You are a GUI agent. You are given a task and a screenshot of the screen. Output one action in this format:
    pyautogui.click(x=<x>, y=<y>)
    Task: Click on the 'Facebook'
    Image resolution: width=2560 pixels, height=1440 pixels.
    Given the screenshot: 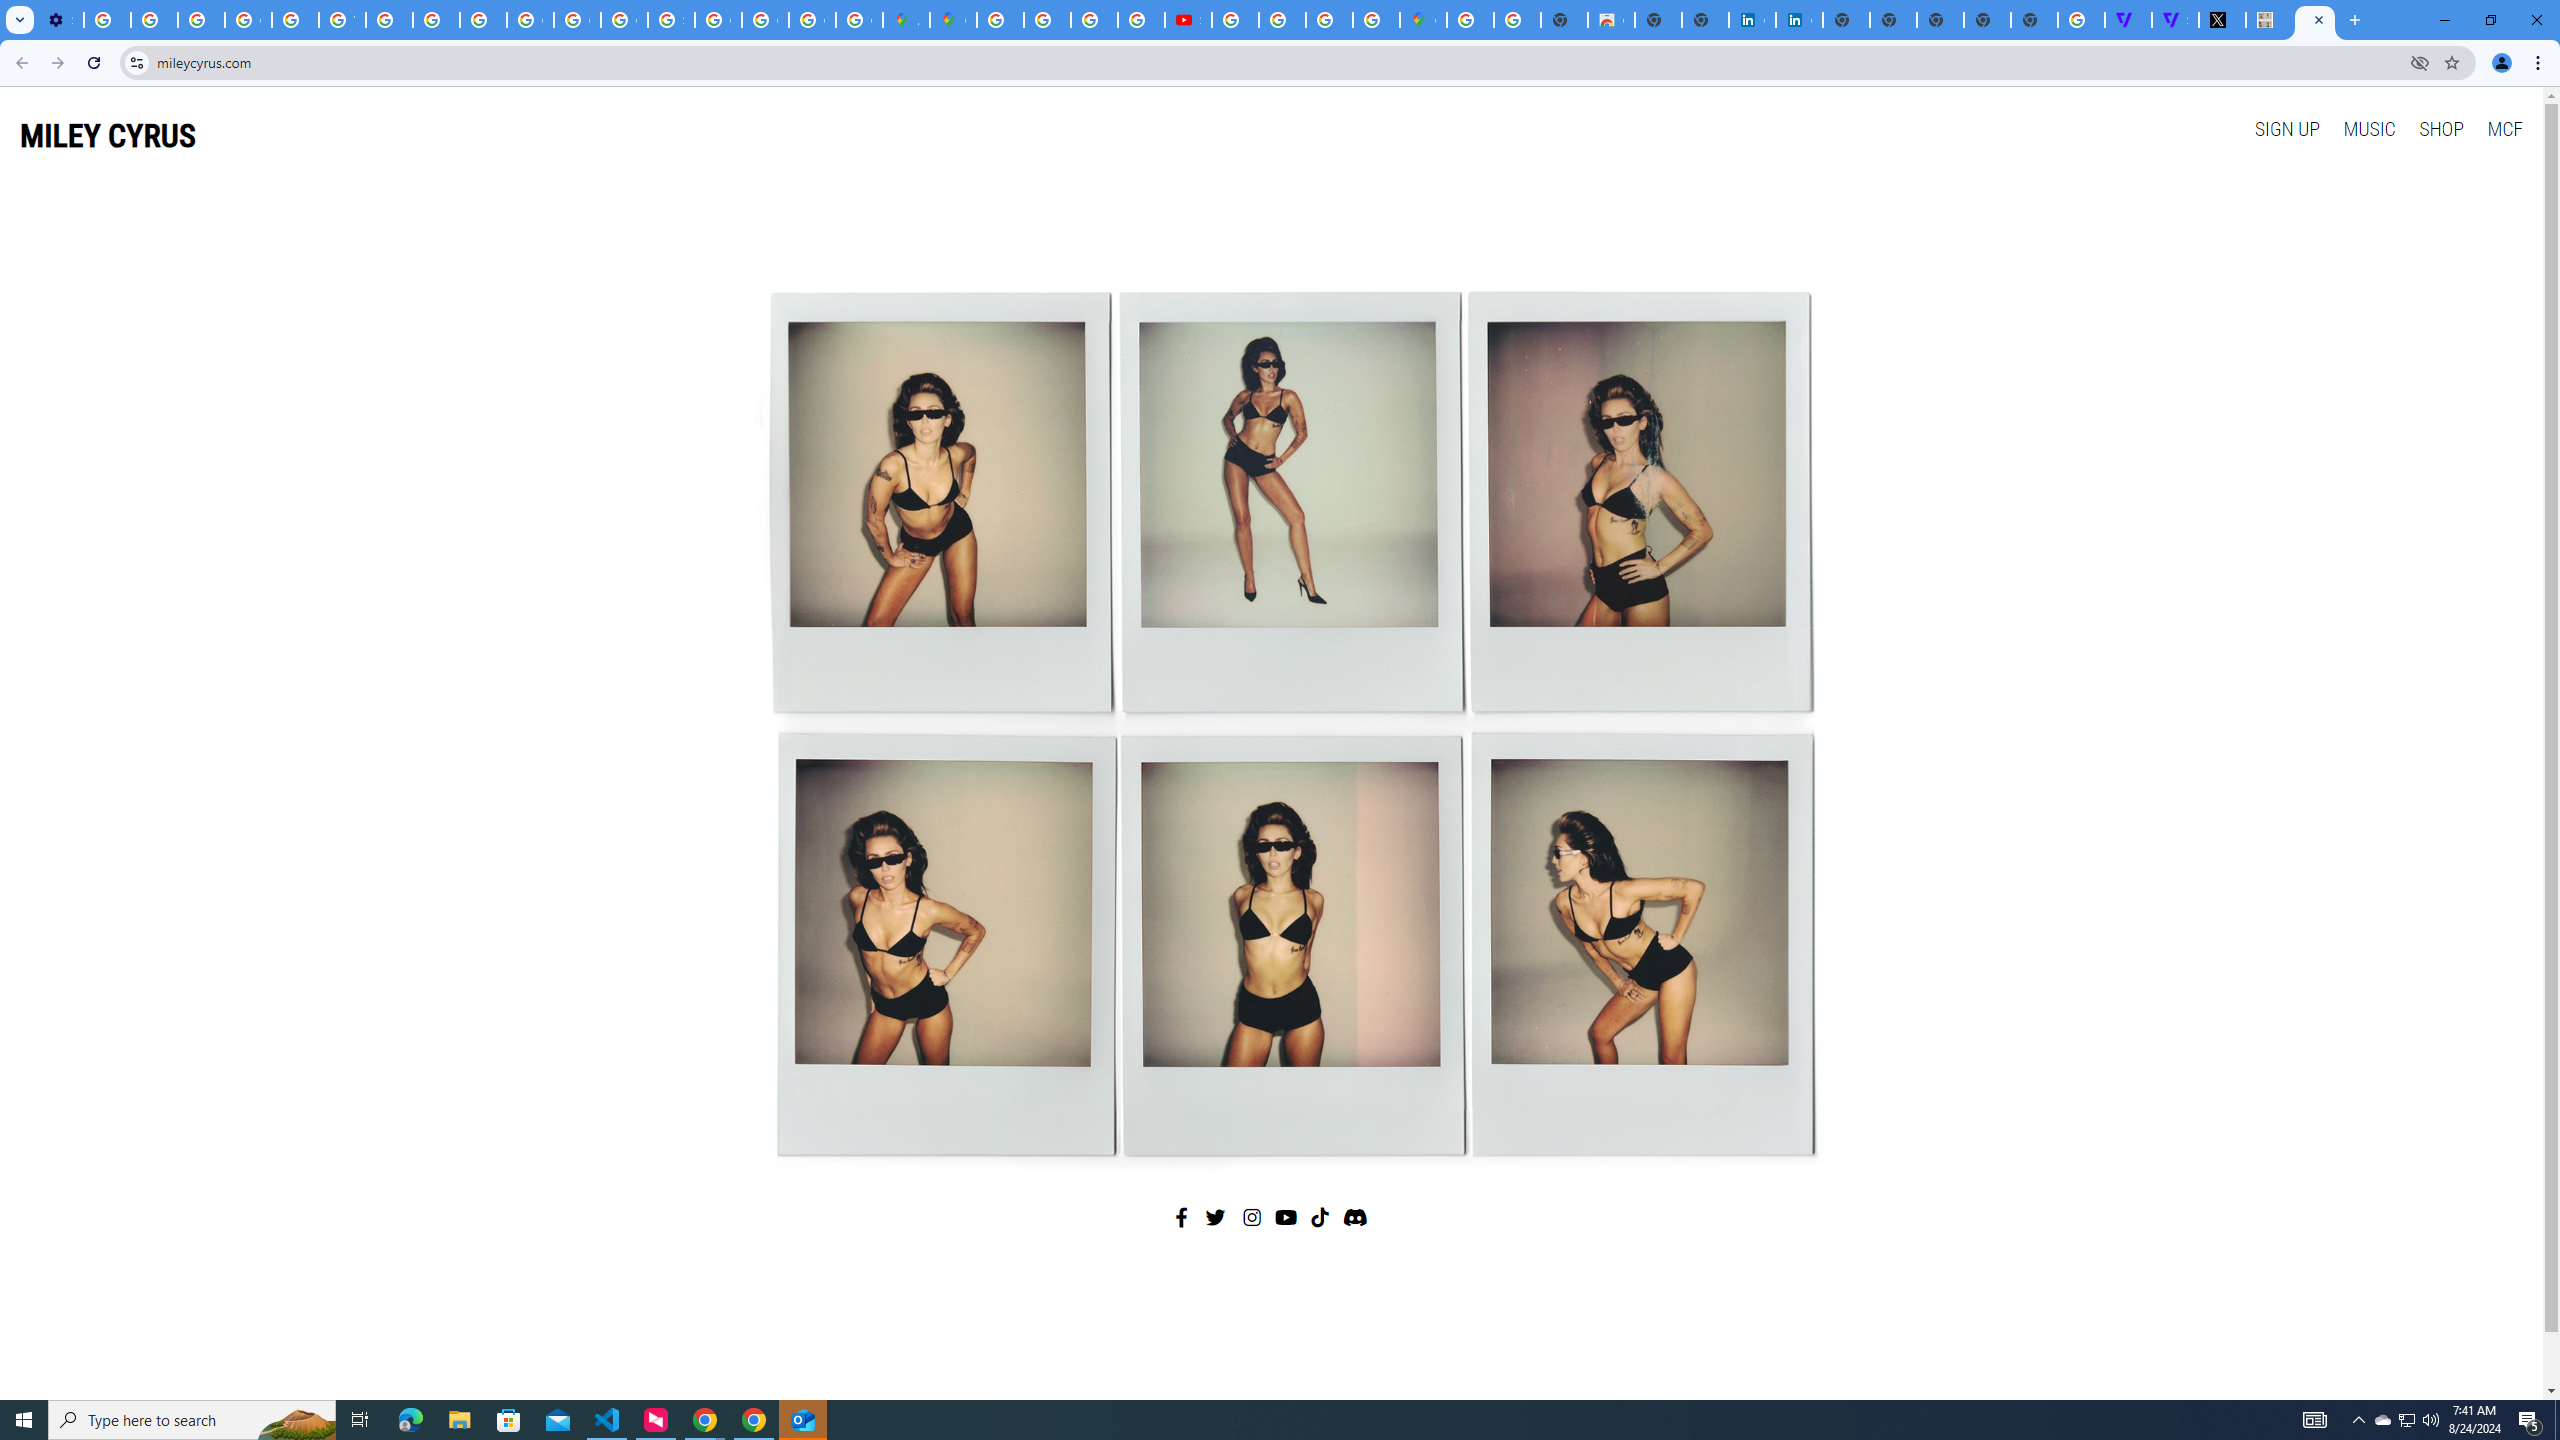 What is the action you would take?
    pyautogui.click(x=1181, y=1217)
    